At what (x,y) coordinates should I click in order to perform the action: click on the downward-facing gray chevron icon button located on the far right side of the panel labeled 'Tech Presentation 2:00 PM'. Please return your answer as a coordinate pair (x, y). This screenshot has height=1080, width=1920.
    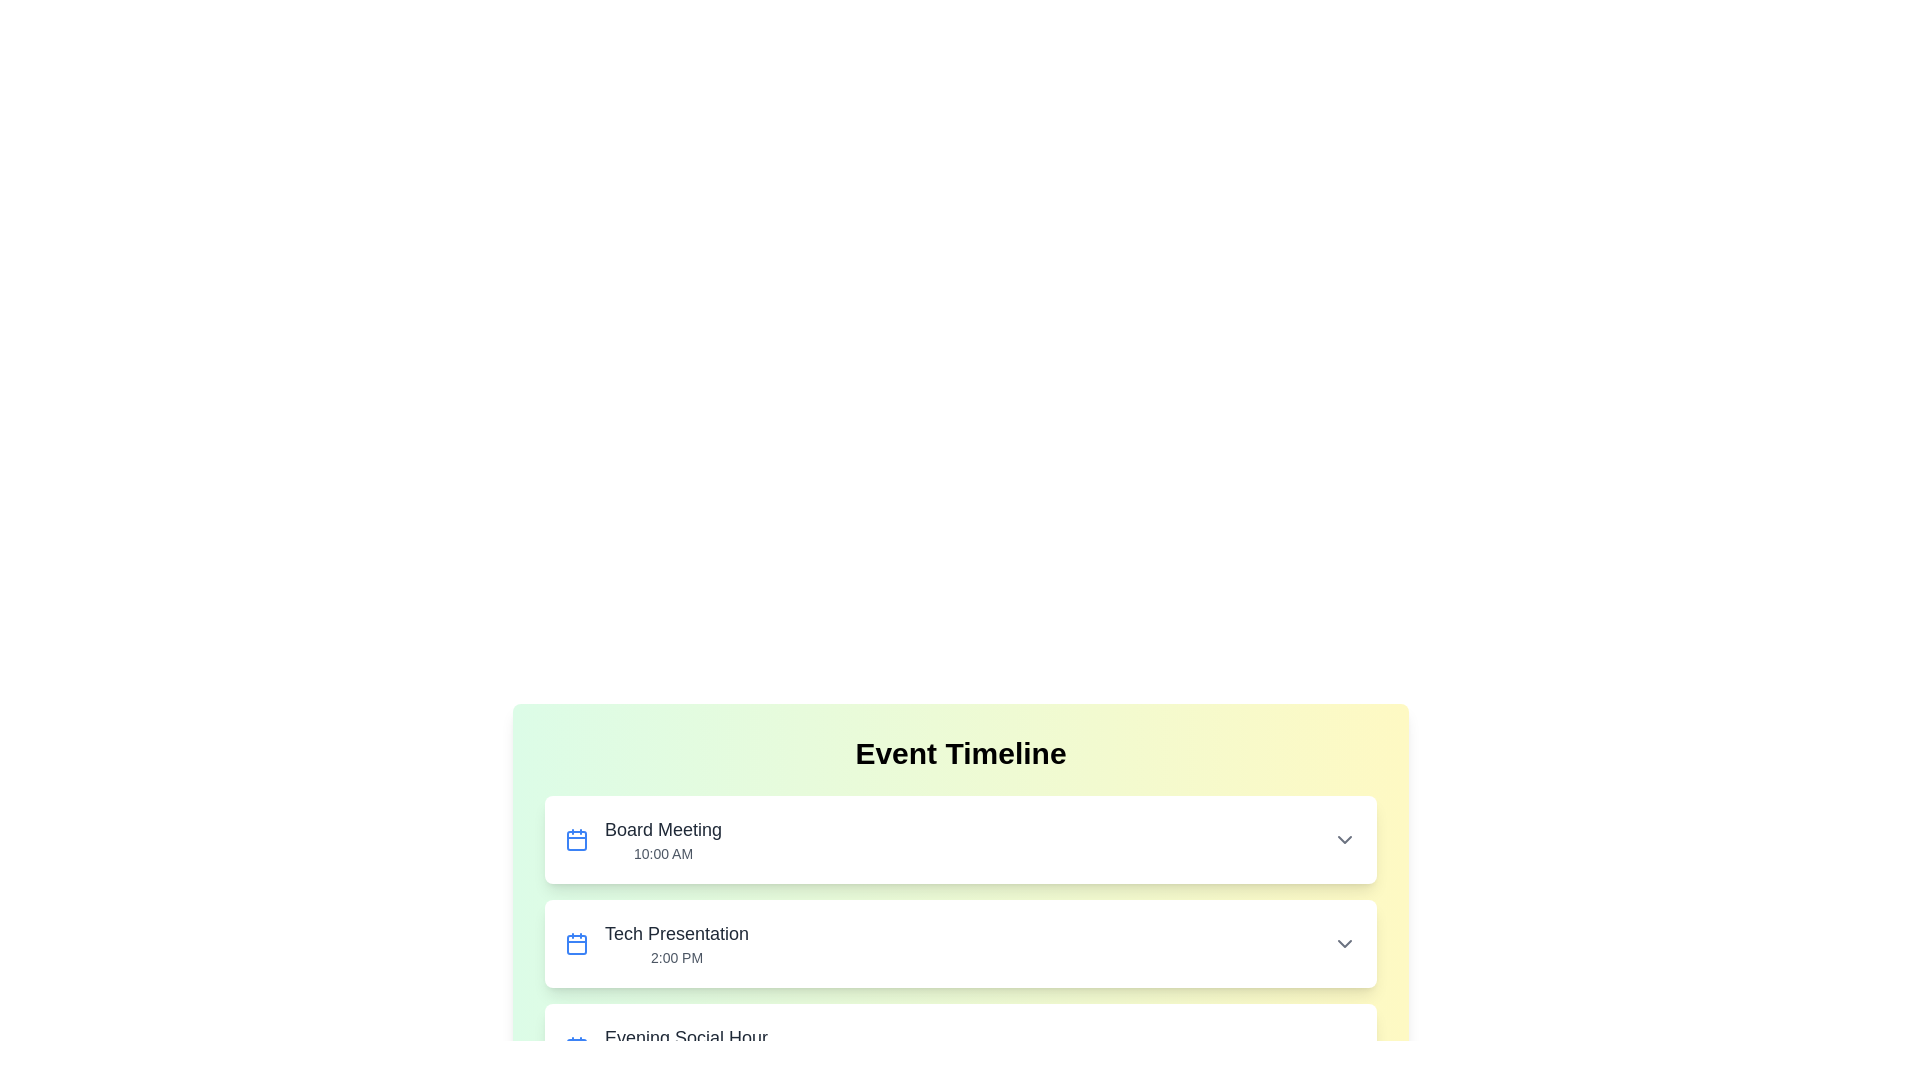
    Looking at the image, I should click on (1344, 944).